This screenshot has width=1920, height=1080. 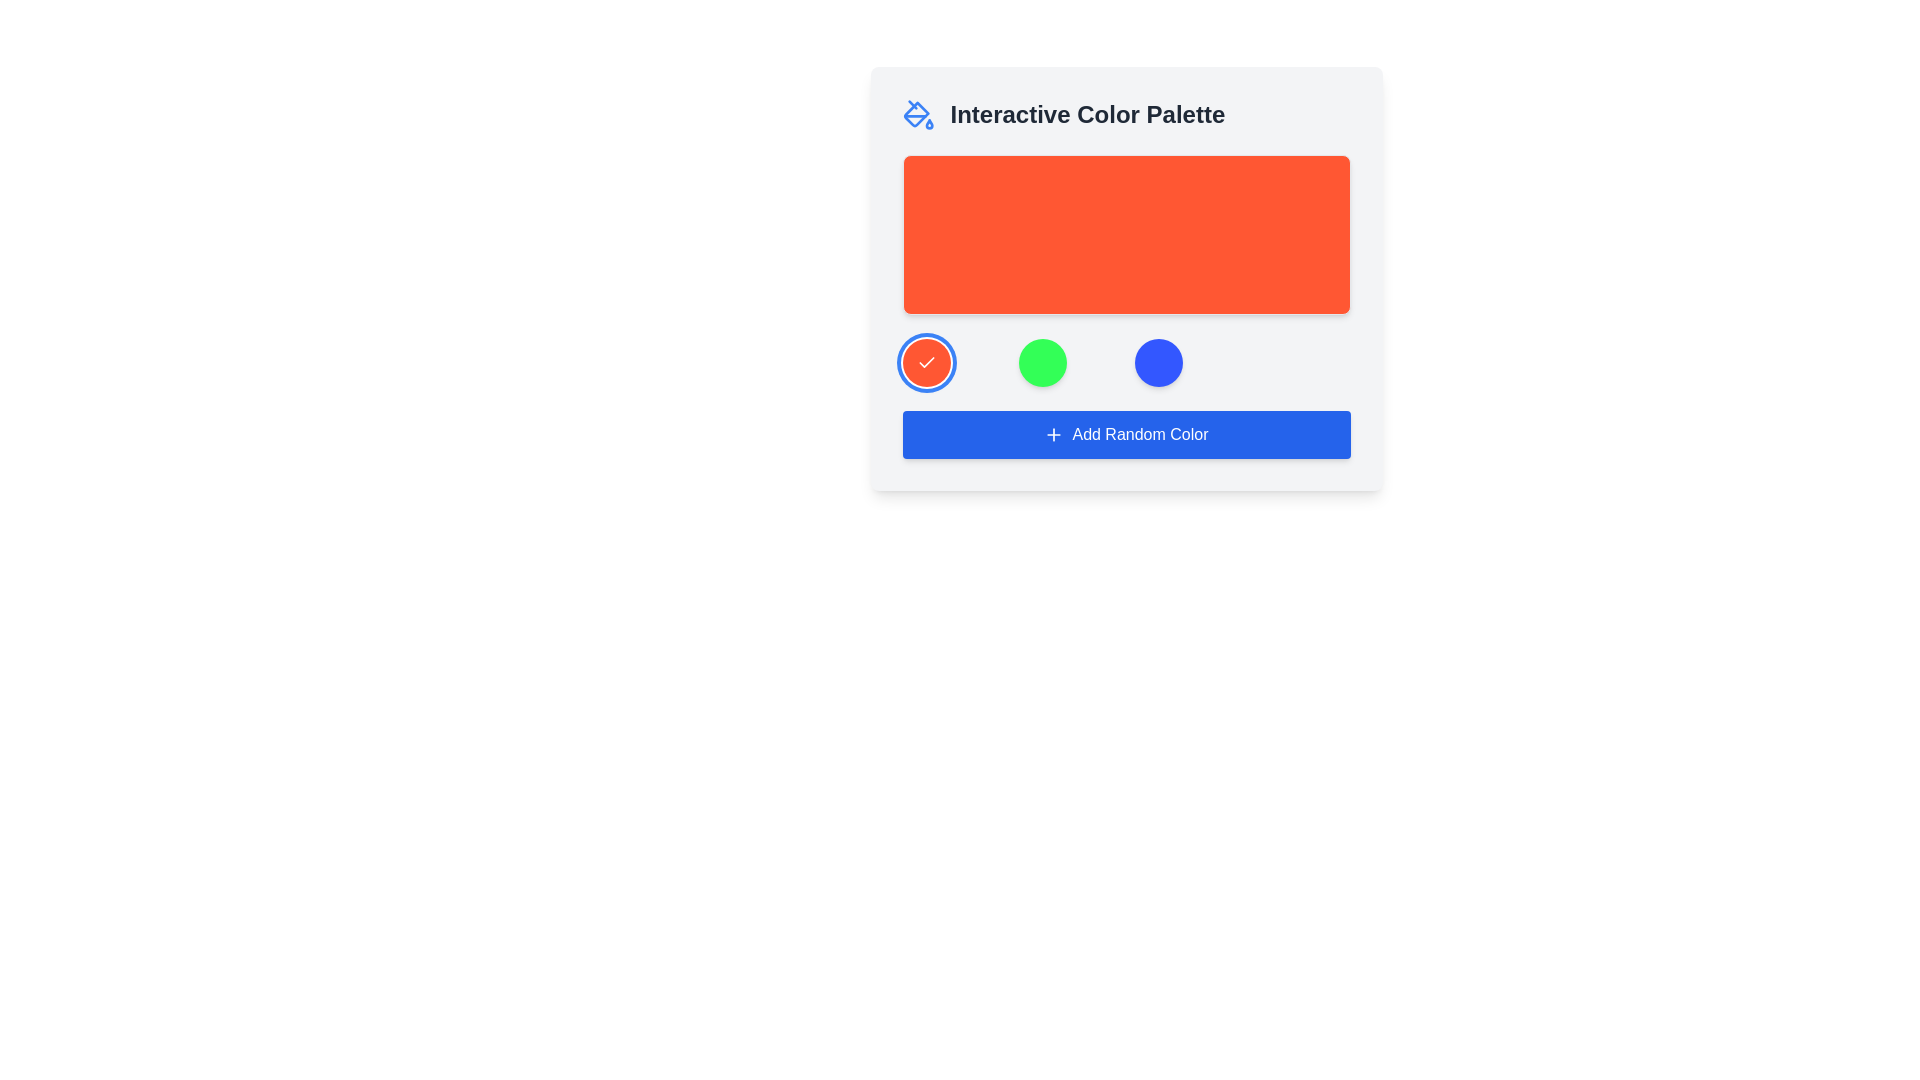 I want to click on the graphical icon representing the art or colors theme, located near the title 'Interactive Color Palette', so click(x=915, y=114).